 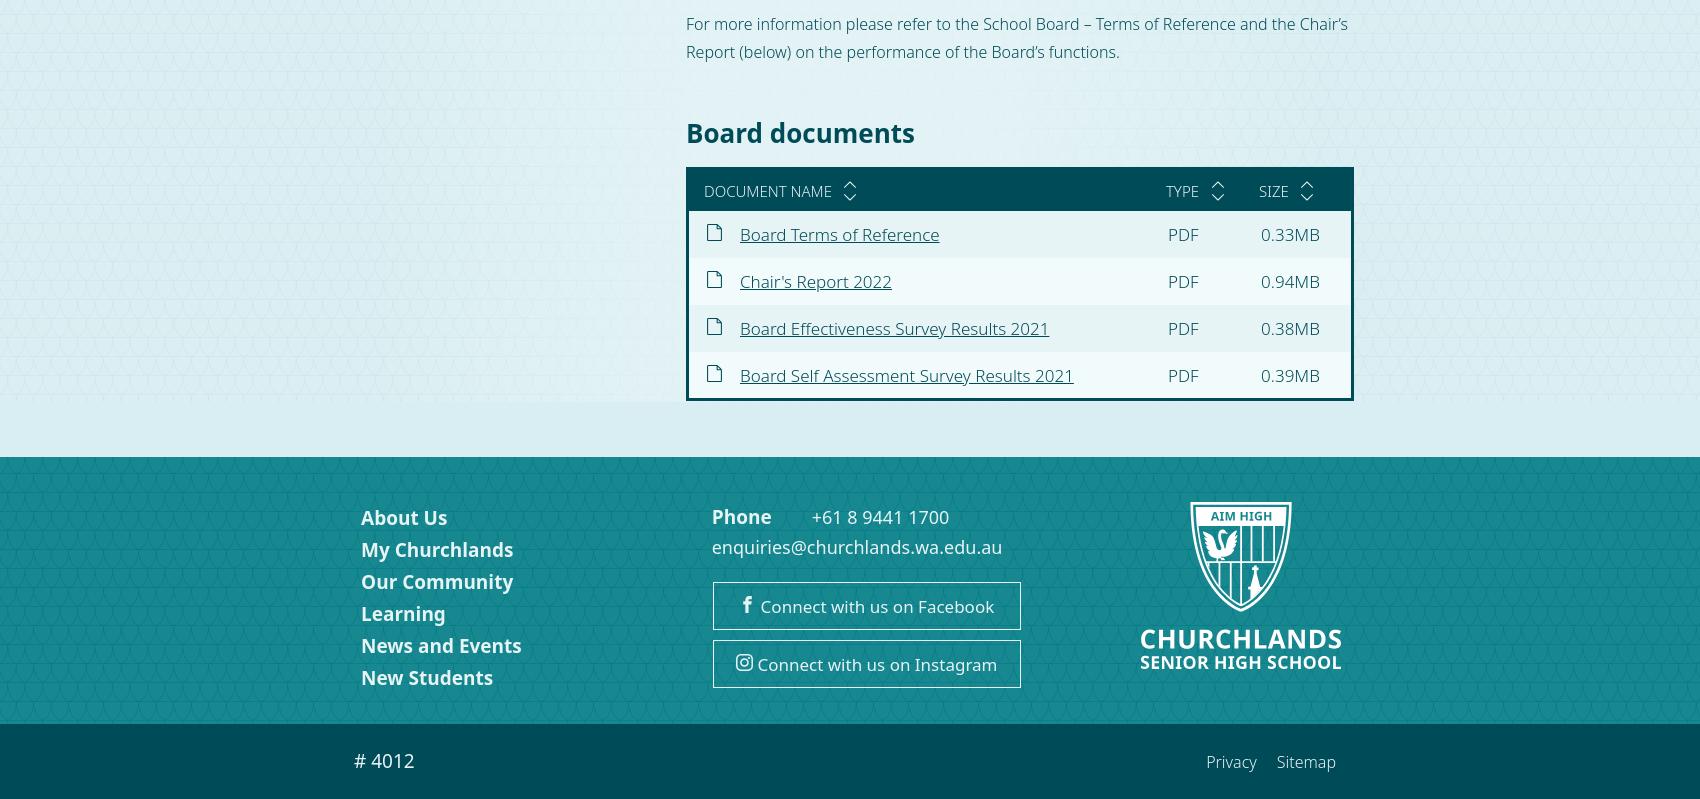 I want to click on 'Privacy', so click(x=1229, y=762).